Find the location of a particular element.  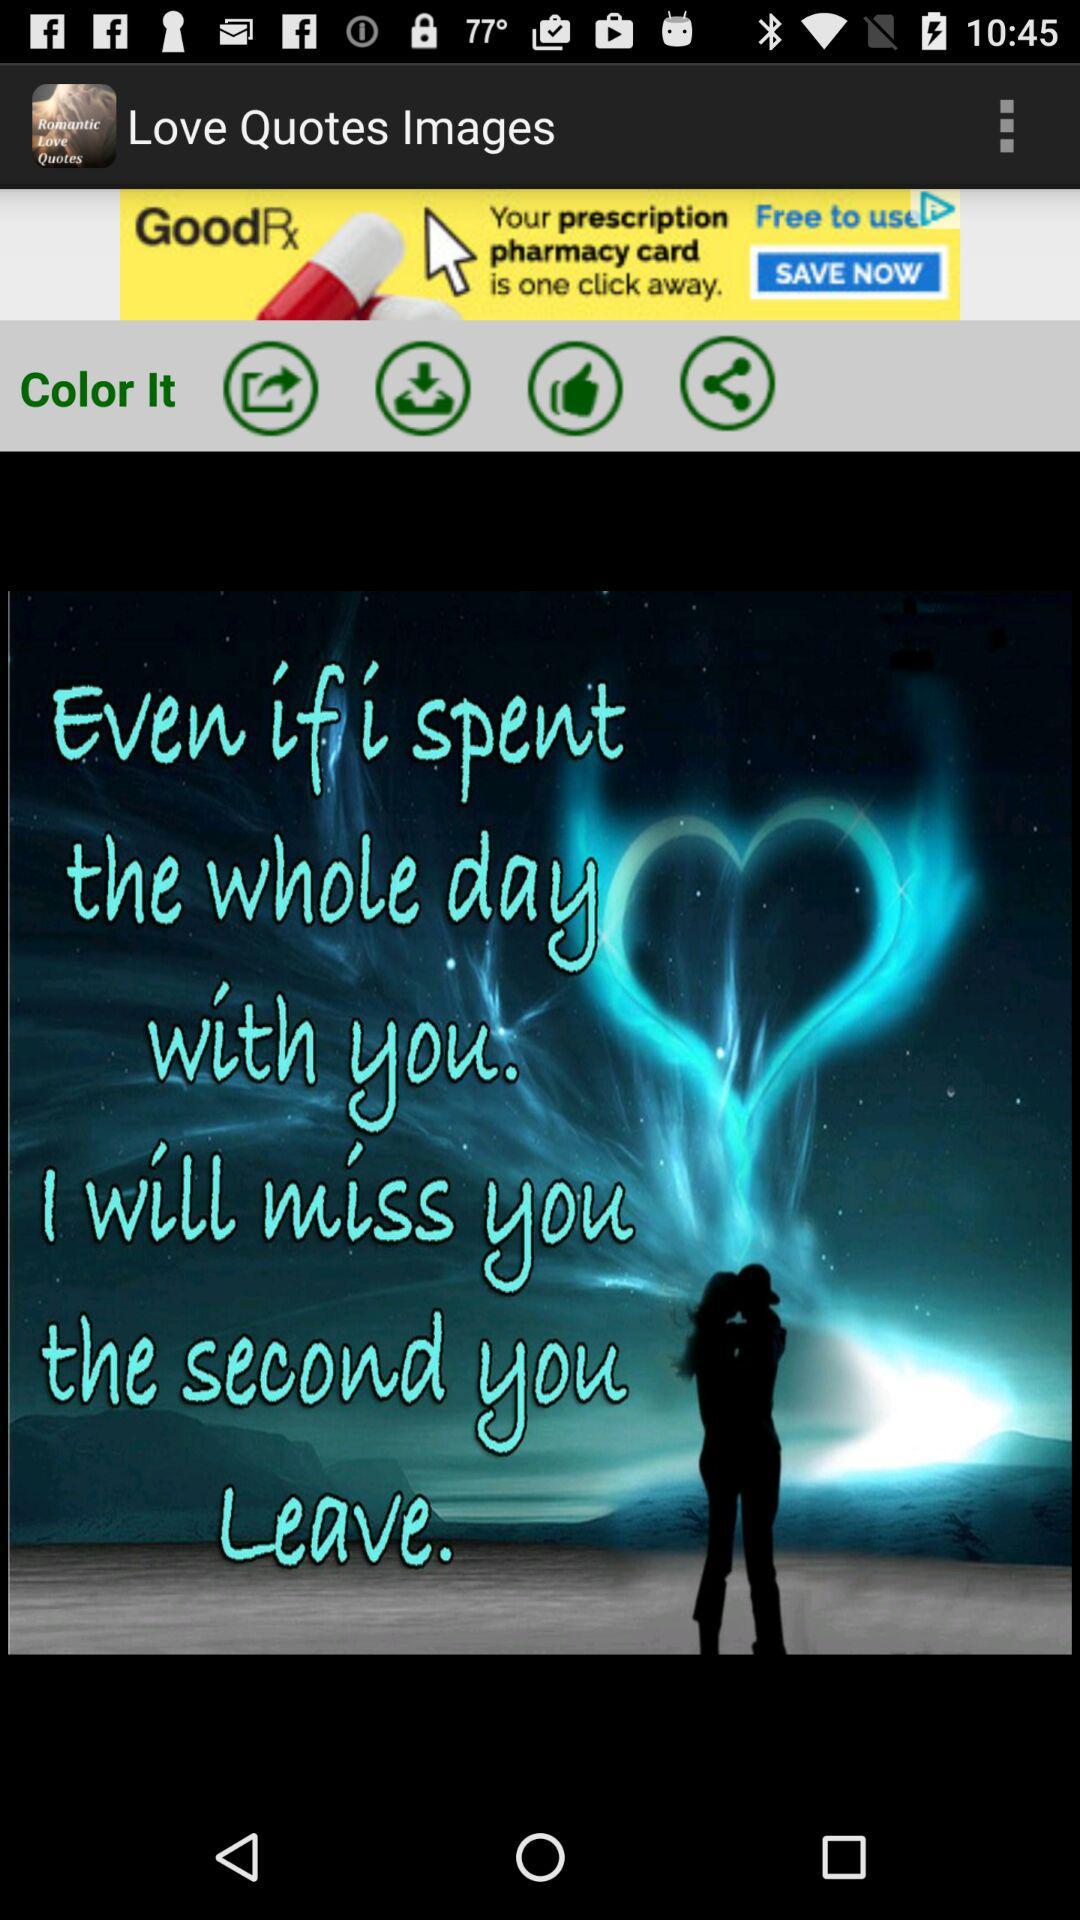

share the image is located at coordinates (727, 383).